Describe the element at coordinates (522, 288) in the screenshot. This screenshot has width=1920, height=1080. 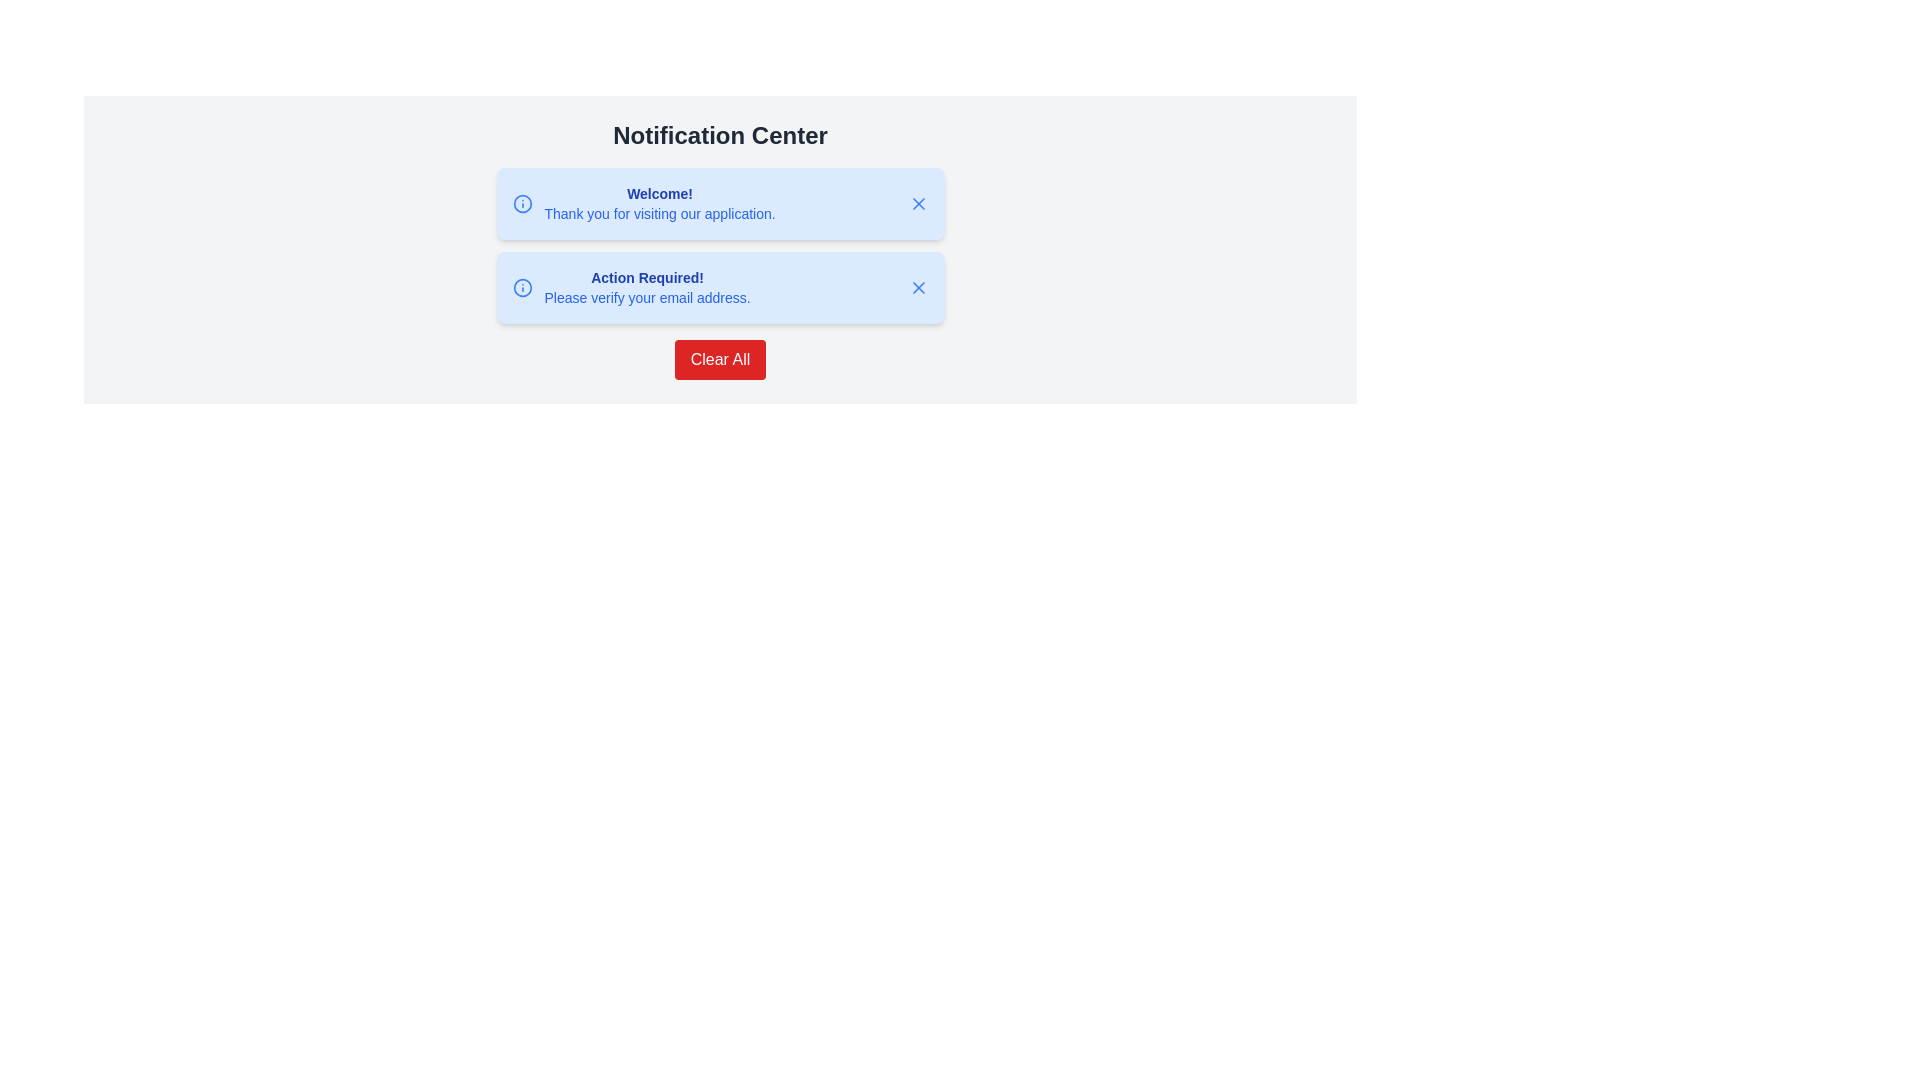
I see `the information indicator icon located on the left side within the notification card titled 'Action Required!'` at that location.